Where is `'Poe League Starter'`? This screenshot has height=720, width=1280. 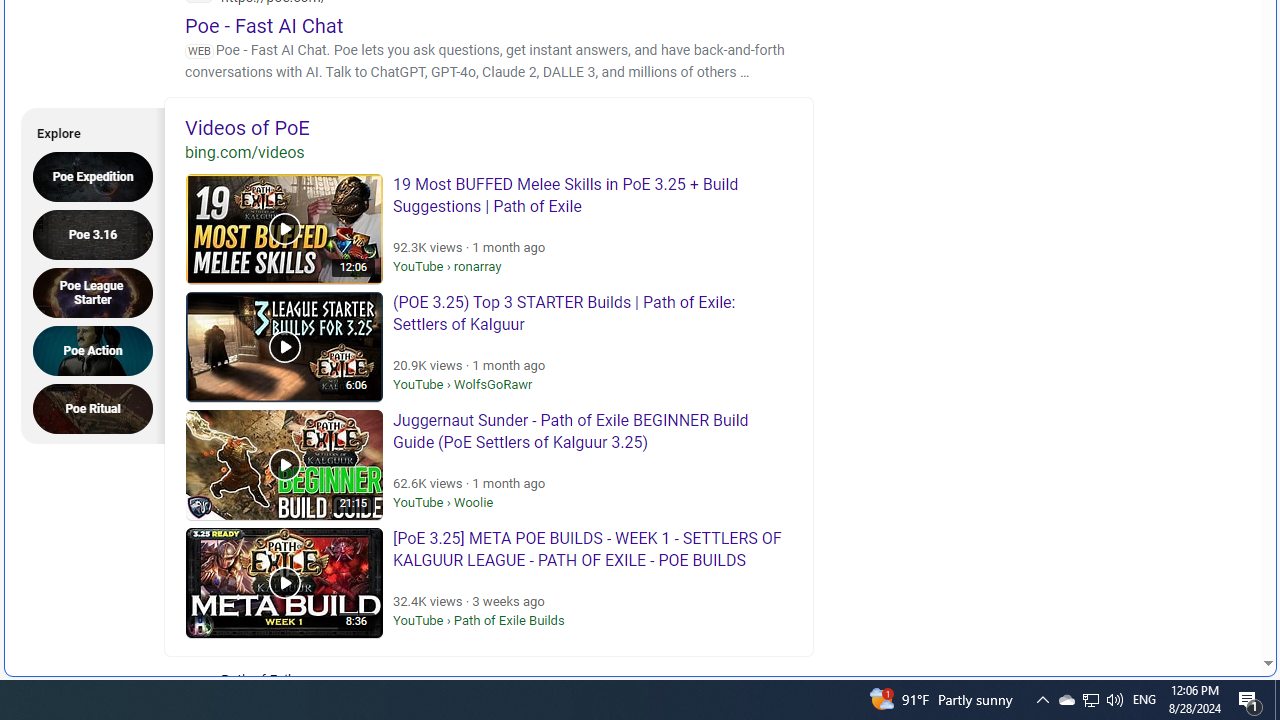 'Poe League Starter' is located at coordinates (98, 292).